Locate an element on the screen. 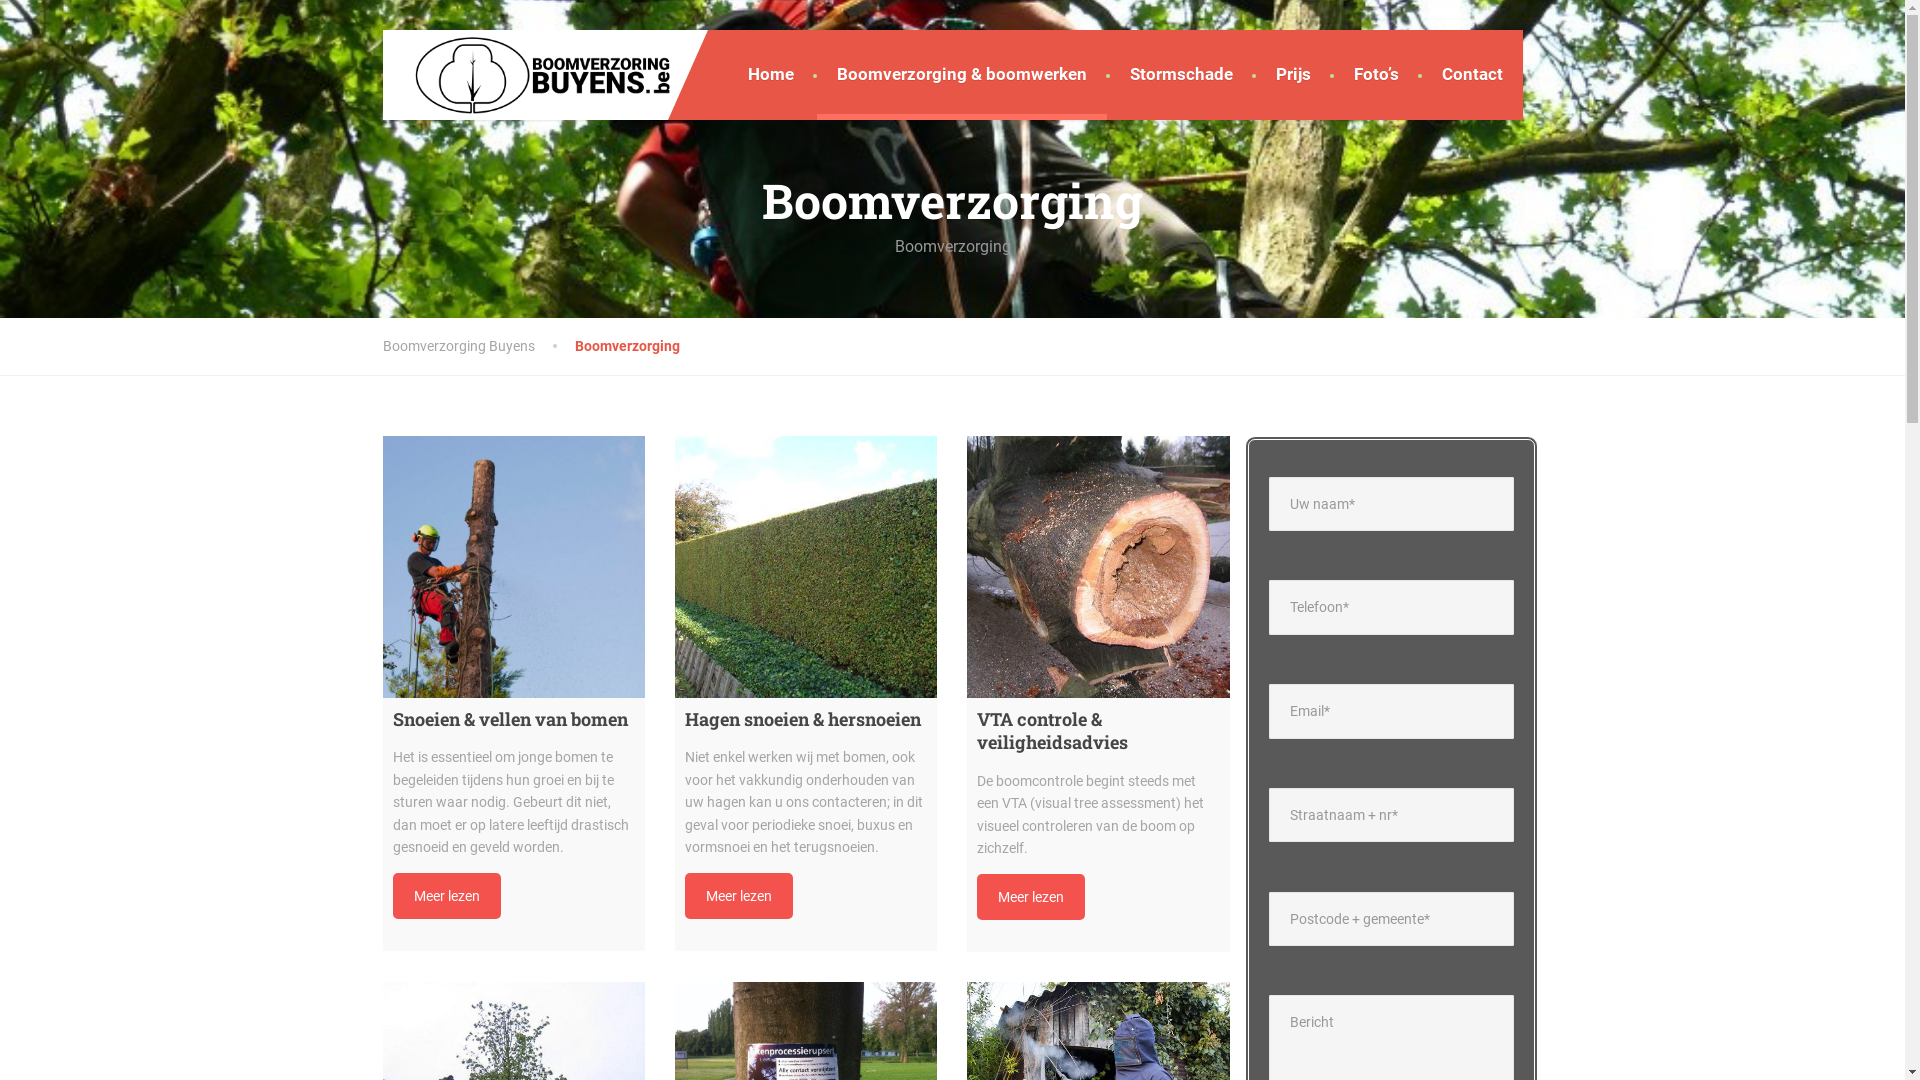  'Contact' is located at coordinates (1472, 73).